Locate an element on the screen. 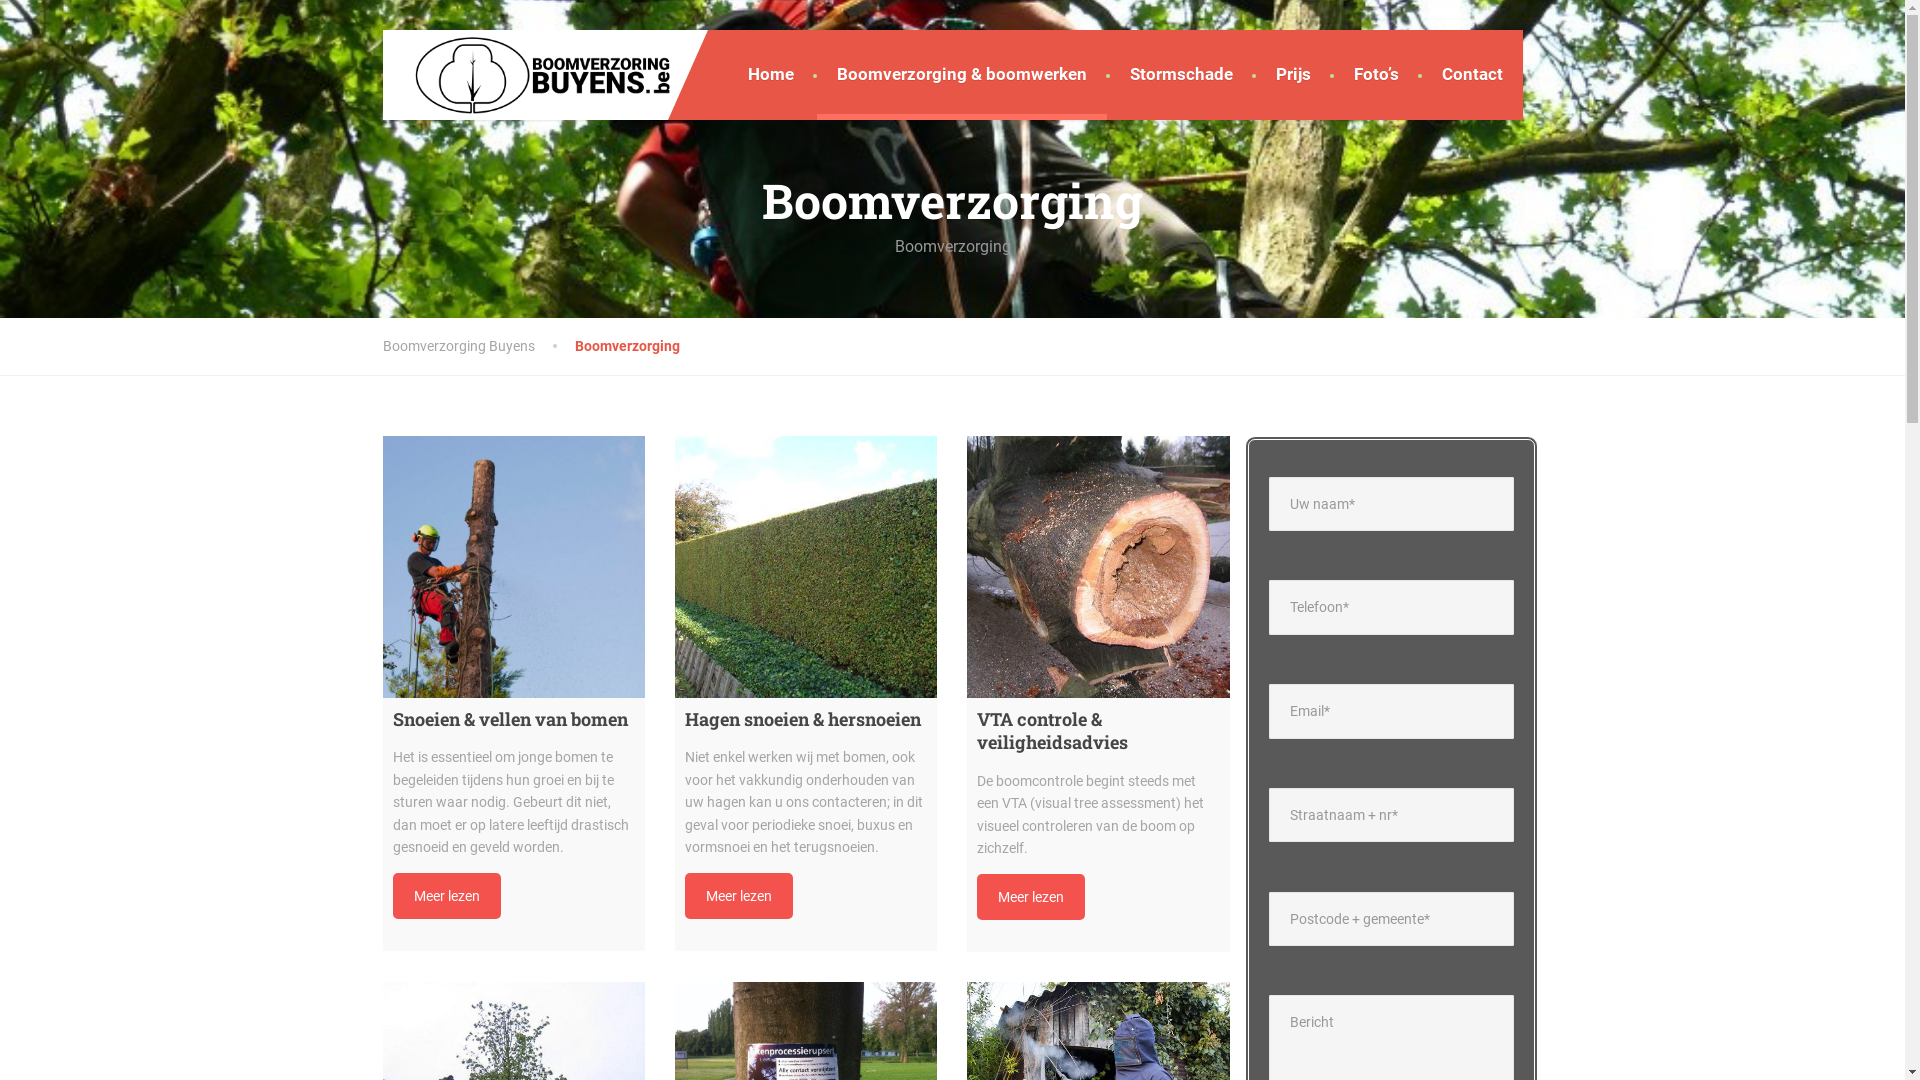  'Contact' is located at coordinates (1472, 73).